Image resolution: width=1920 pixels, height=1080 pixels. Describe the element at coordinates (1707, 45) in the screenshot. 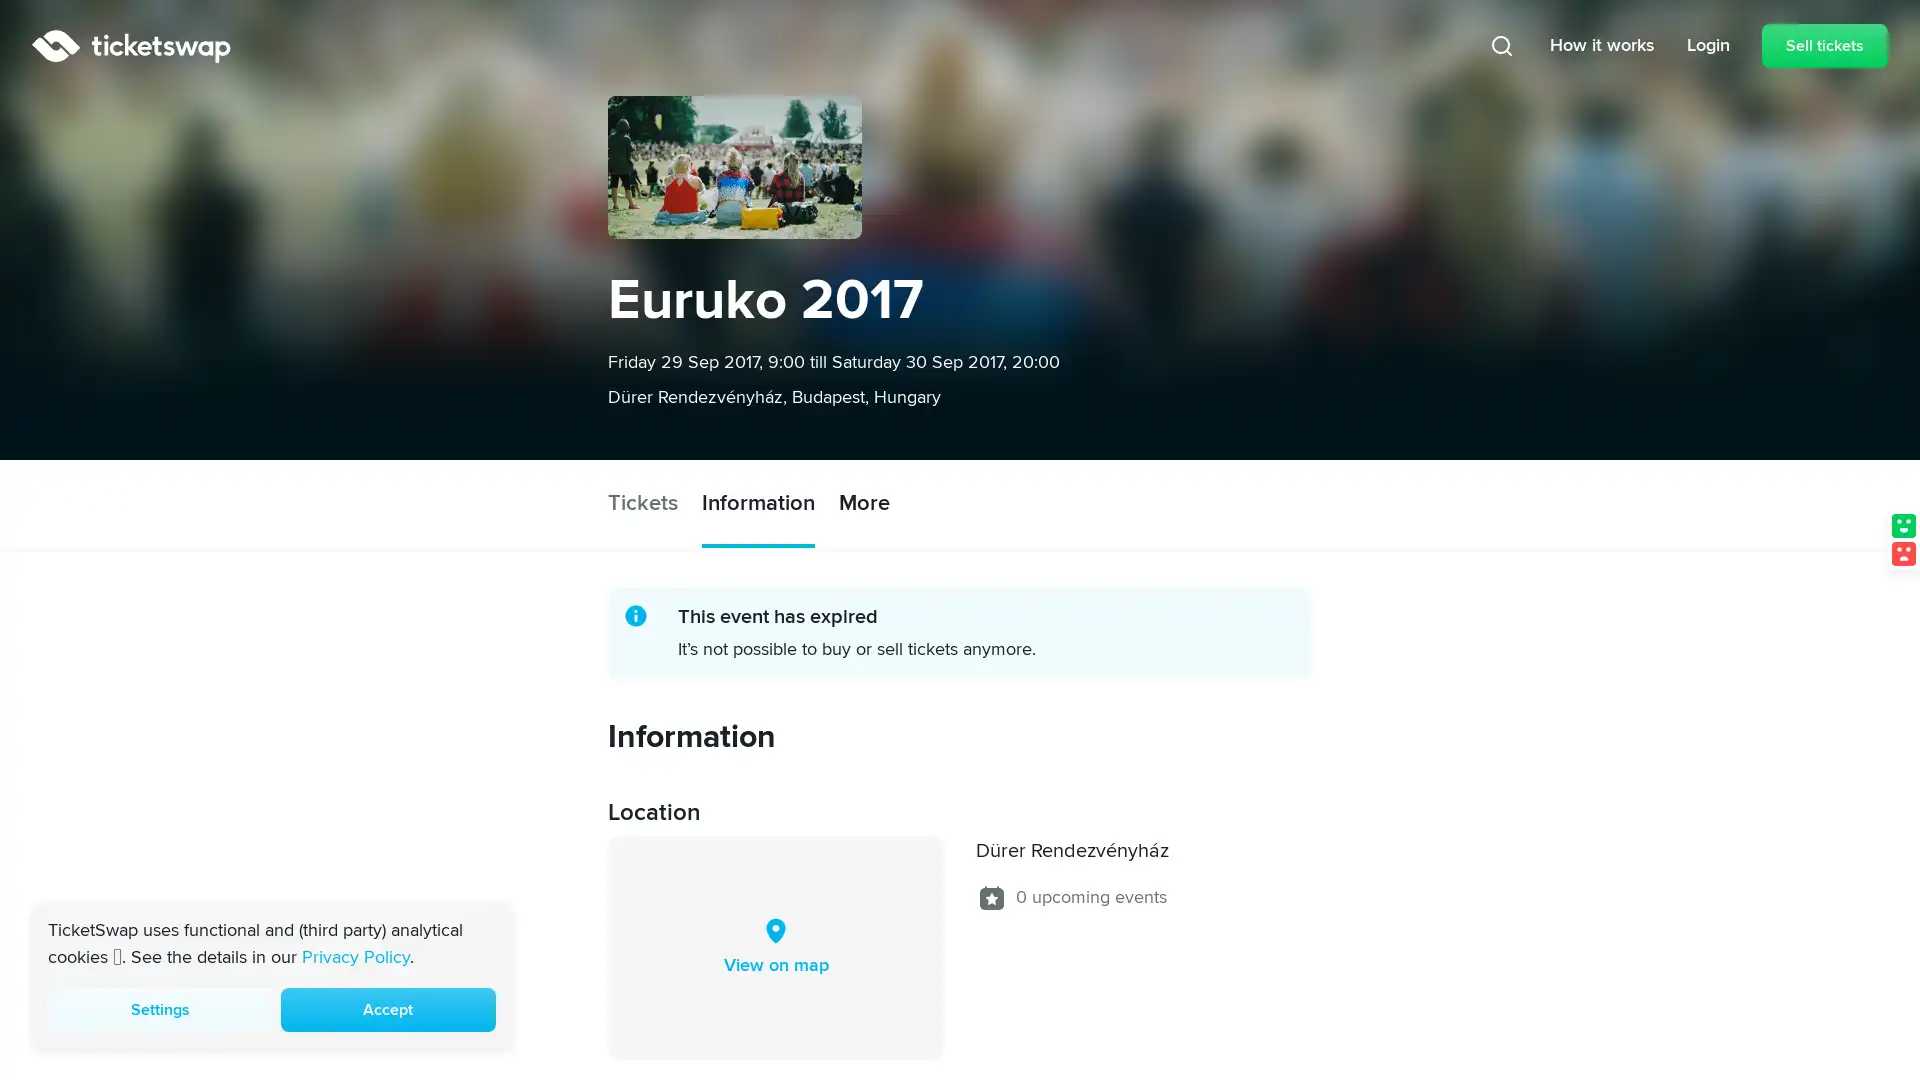

I see `Login` at that location.